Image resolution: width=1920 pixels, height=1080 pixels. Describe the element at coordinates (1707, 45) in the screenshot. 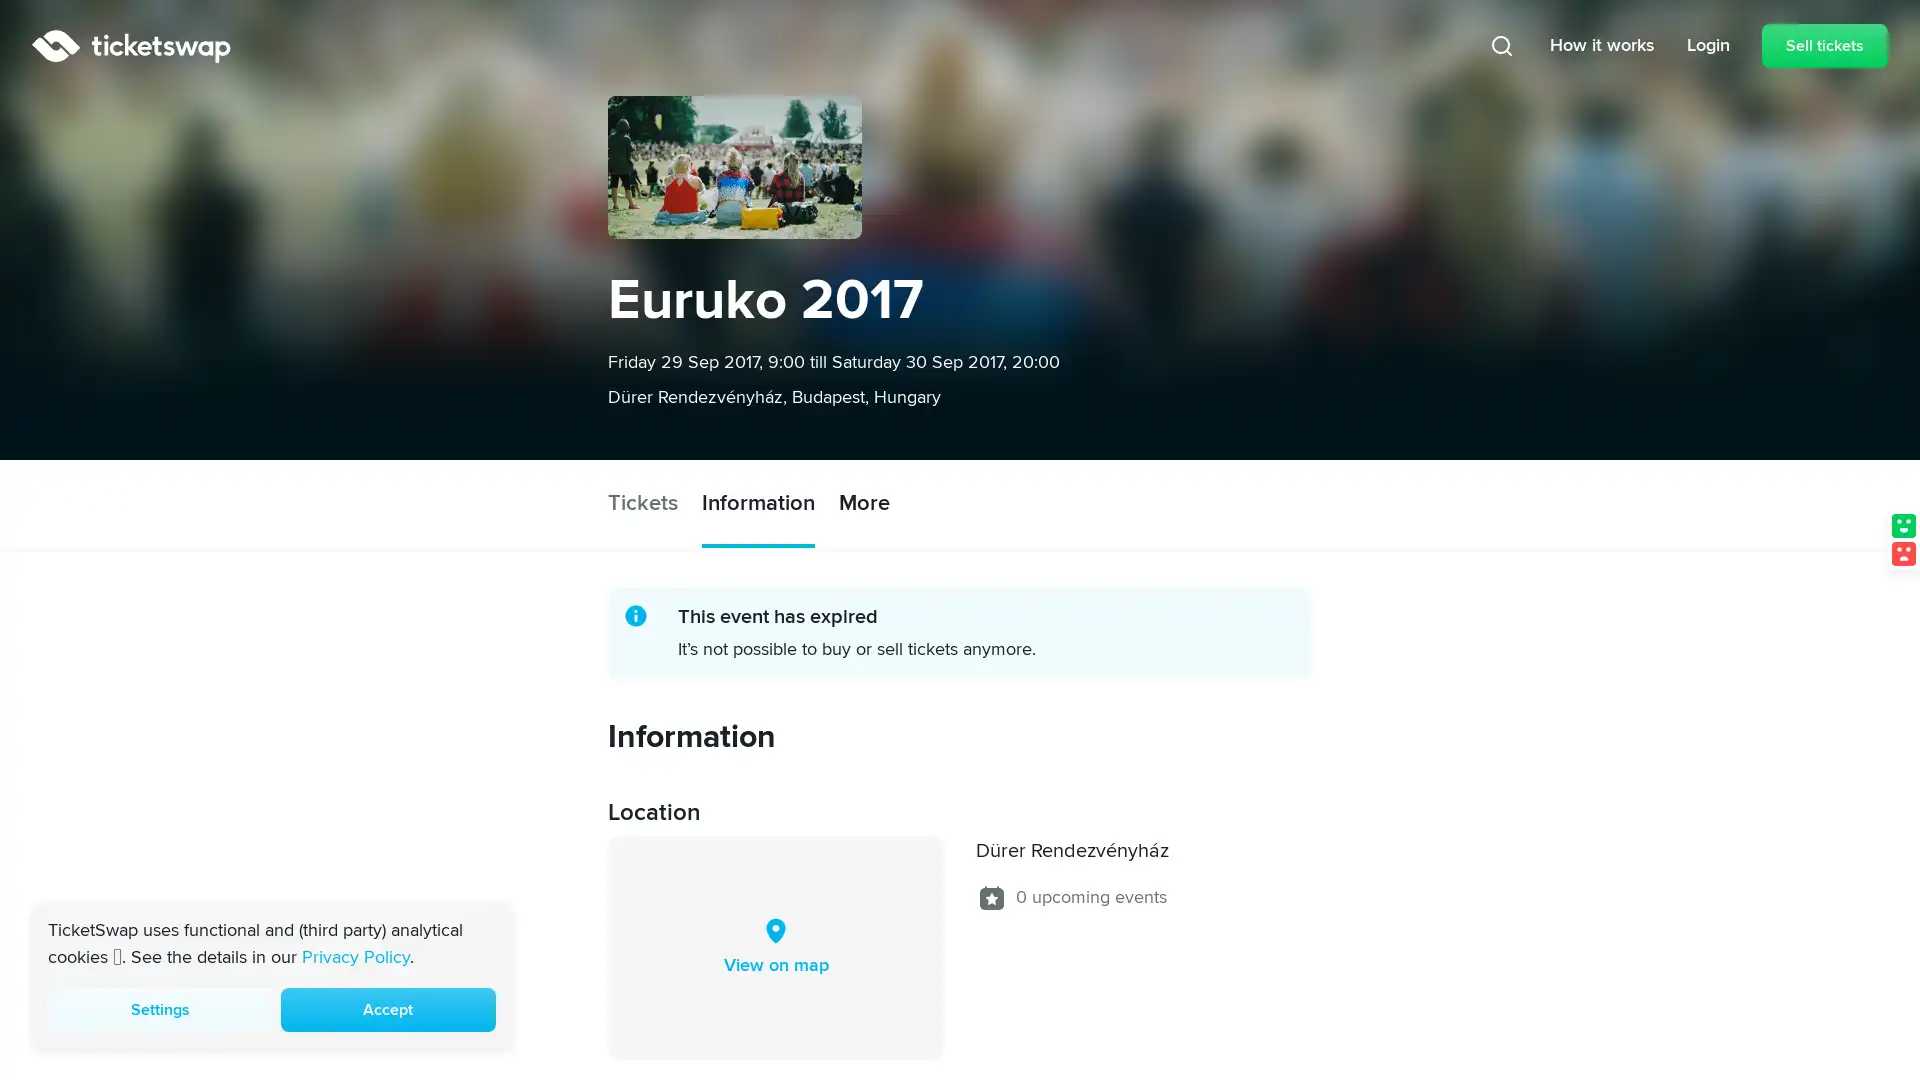

I see `Login` at that location.